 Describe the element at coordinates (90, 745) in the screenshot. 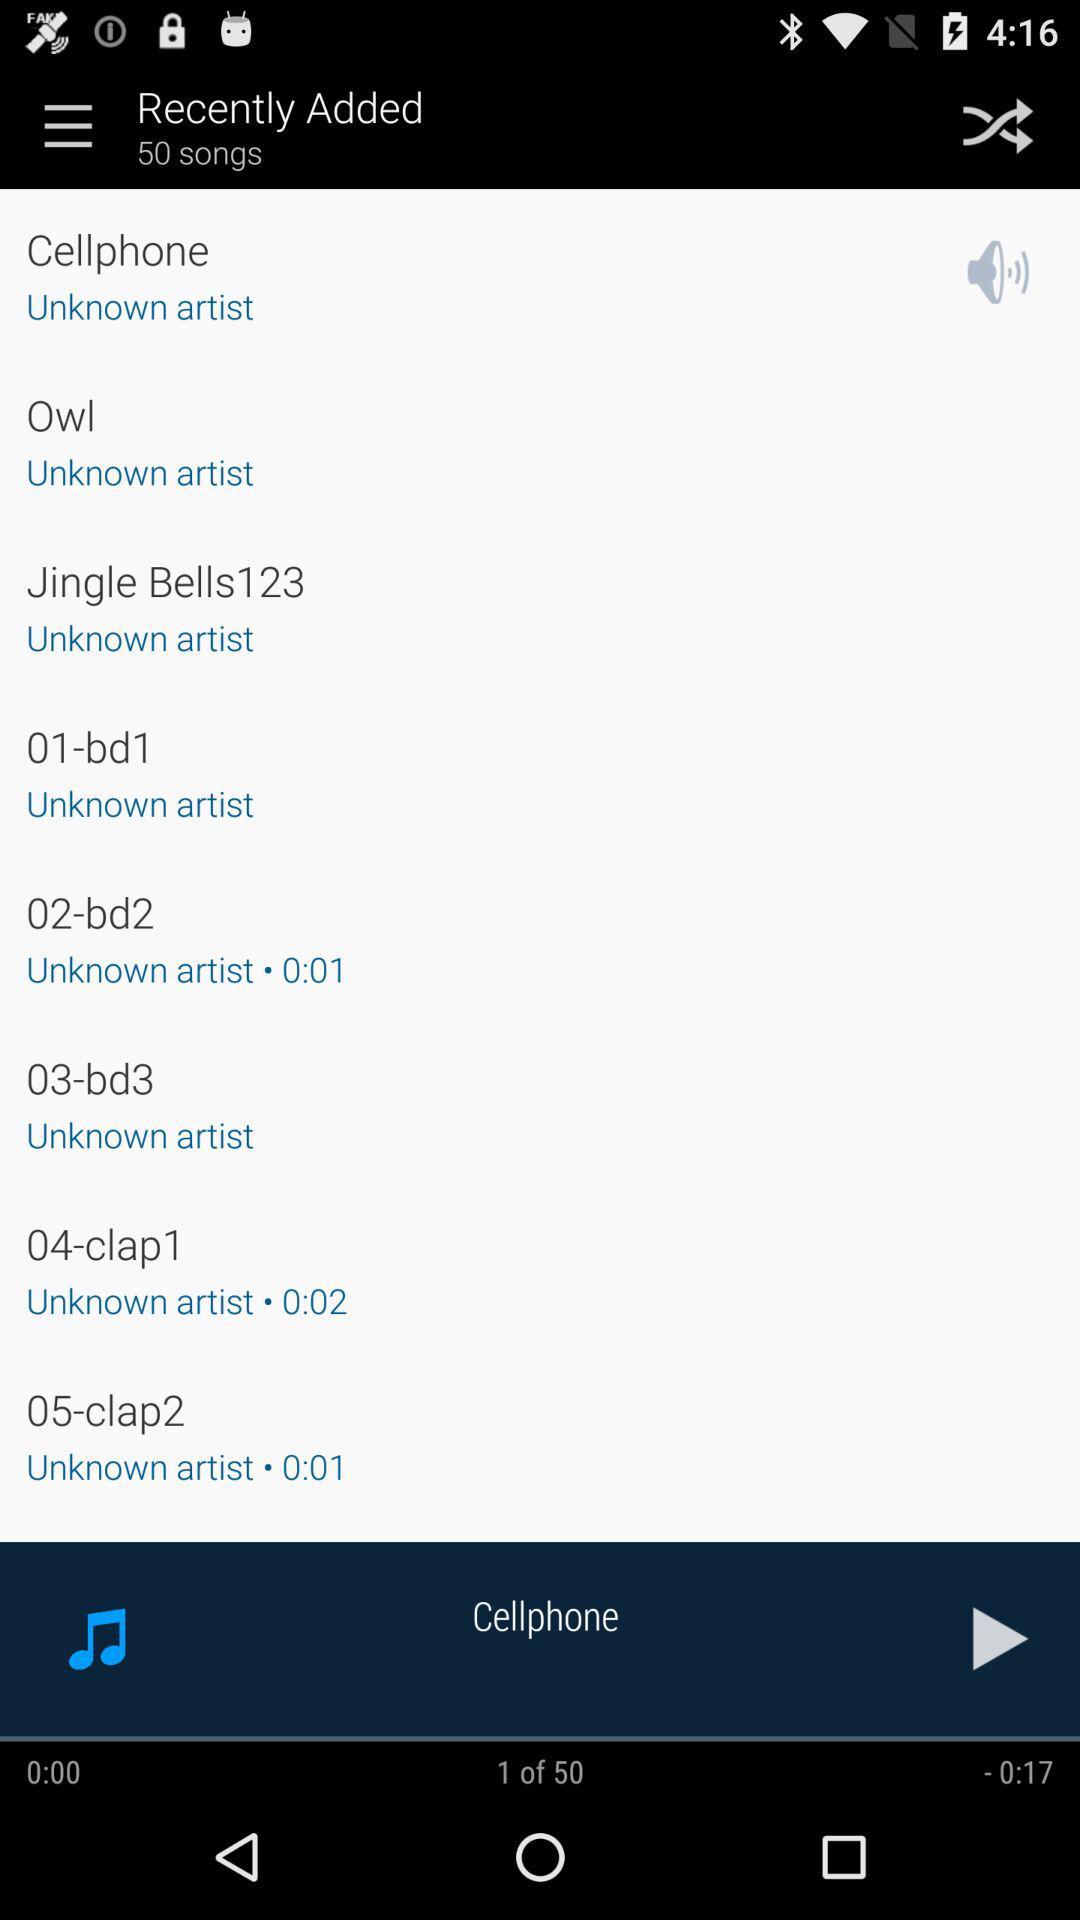

I see `app above the unknown artist app` at that location.